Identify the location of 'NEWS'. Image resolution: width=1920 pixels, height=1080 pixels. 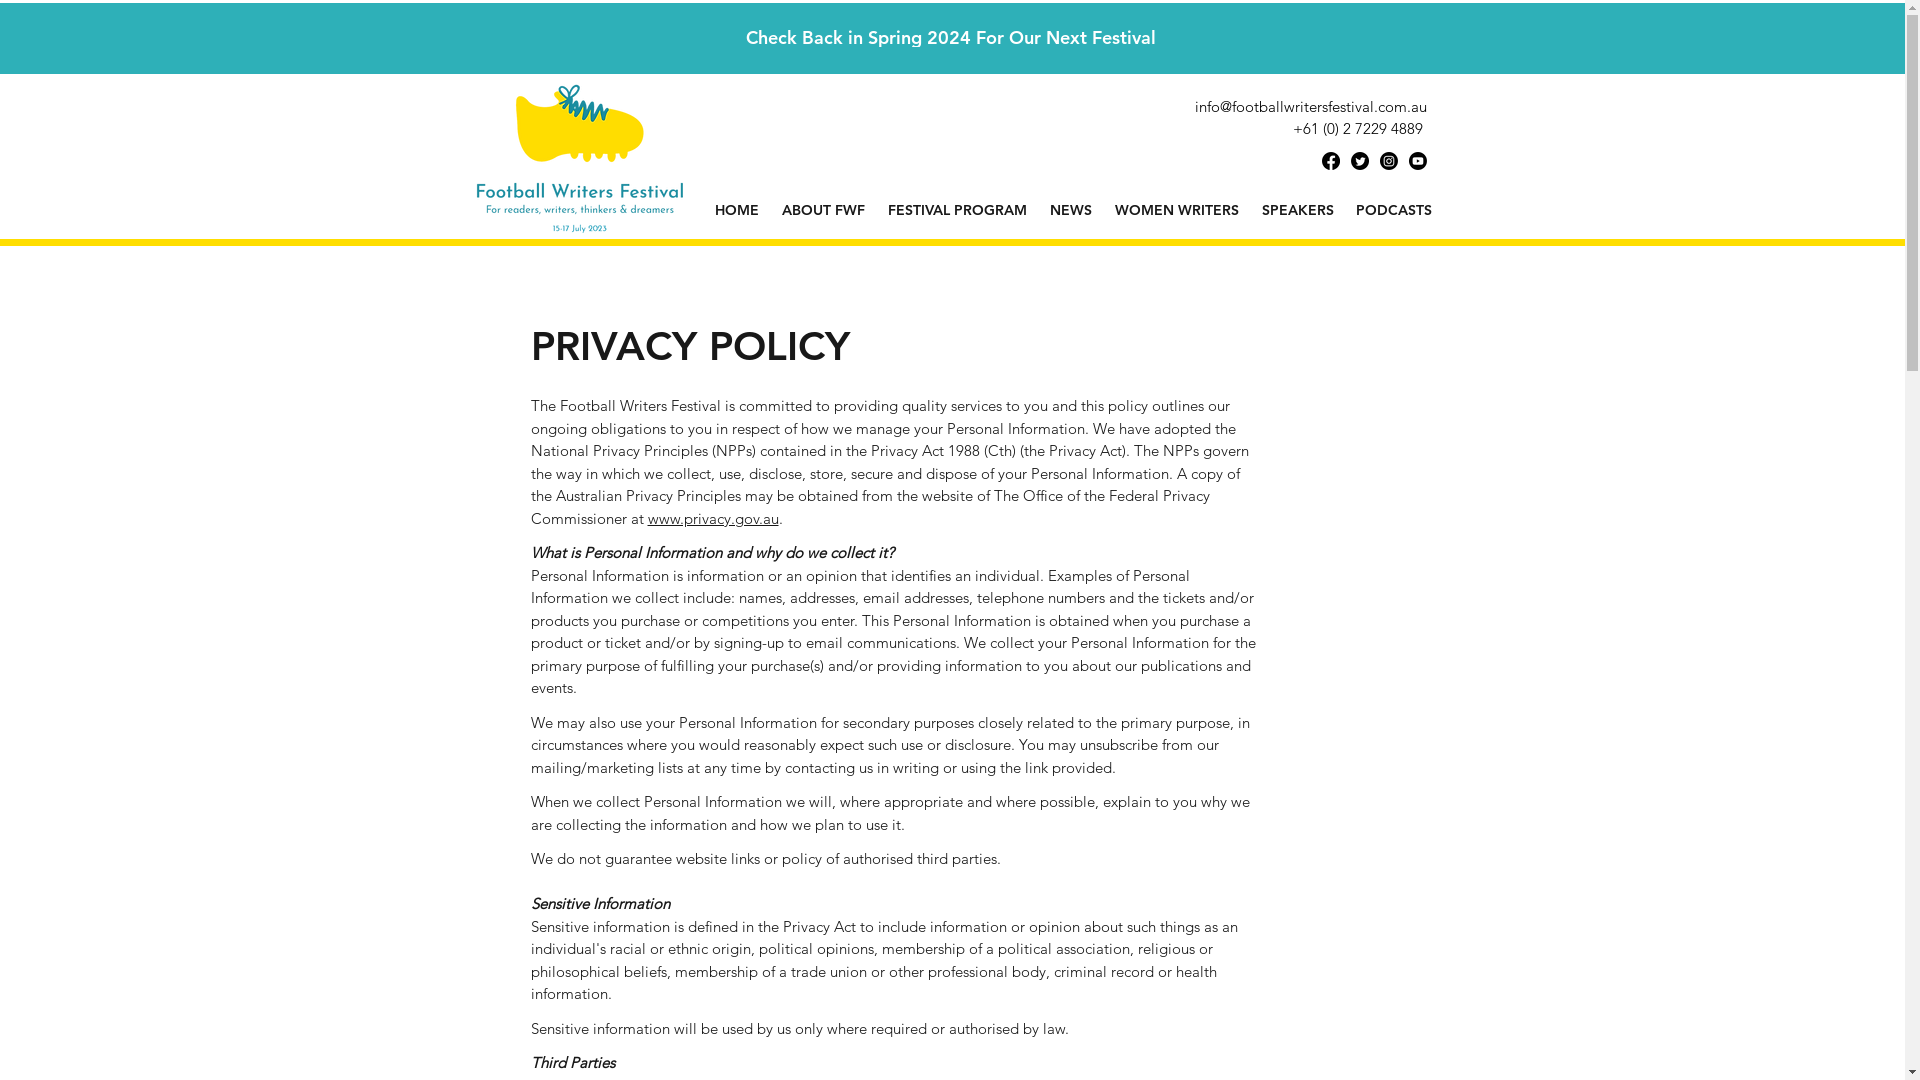
(1069, 209).